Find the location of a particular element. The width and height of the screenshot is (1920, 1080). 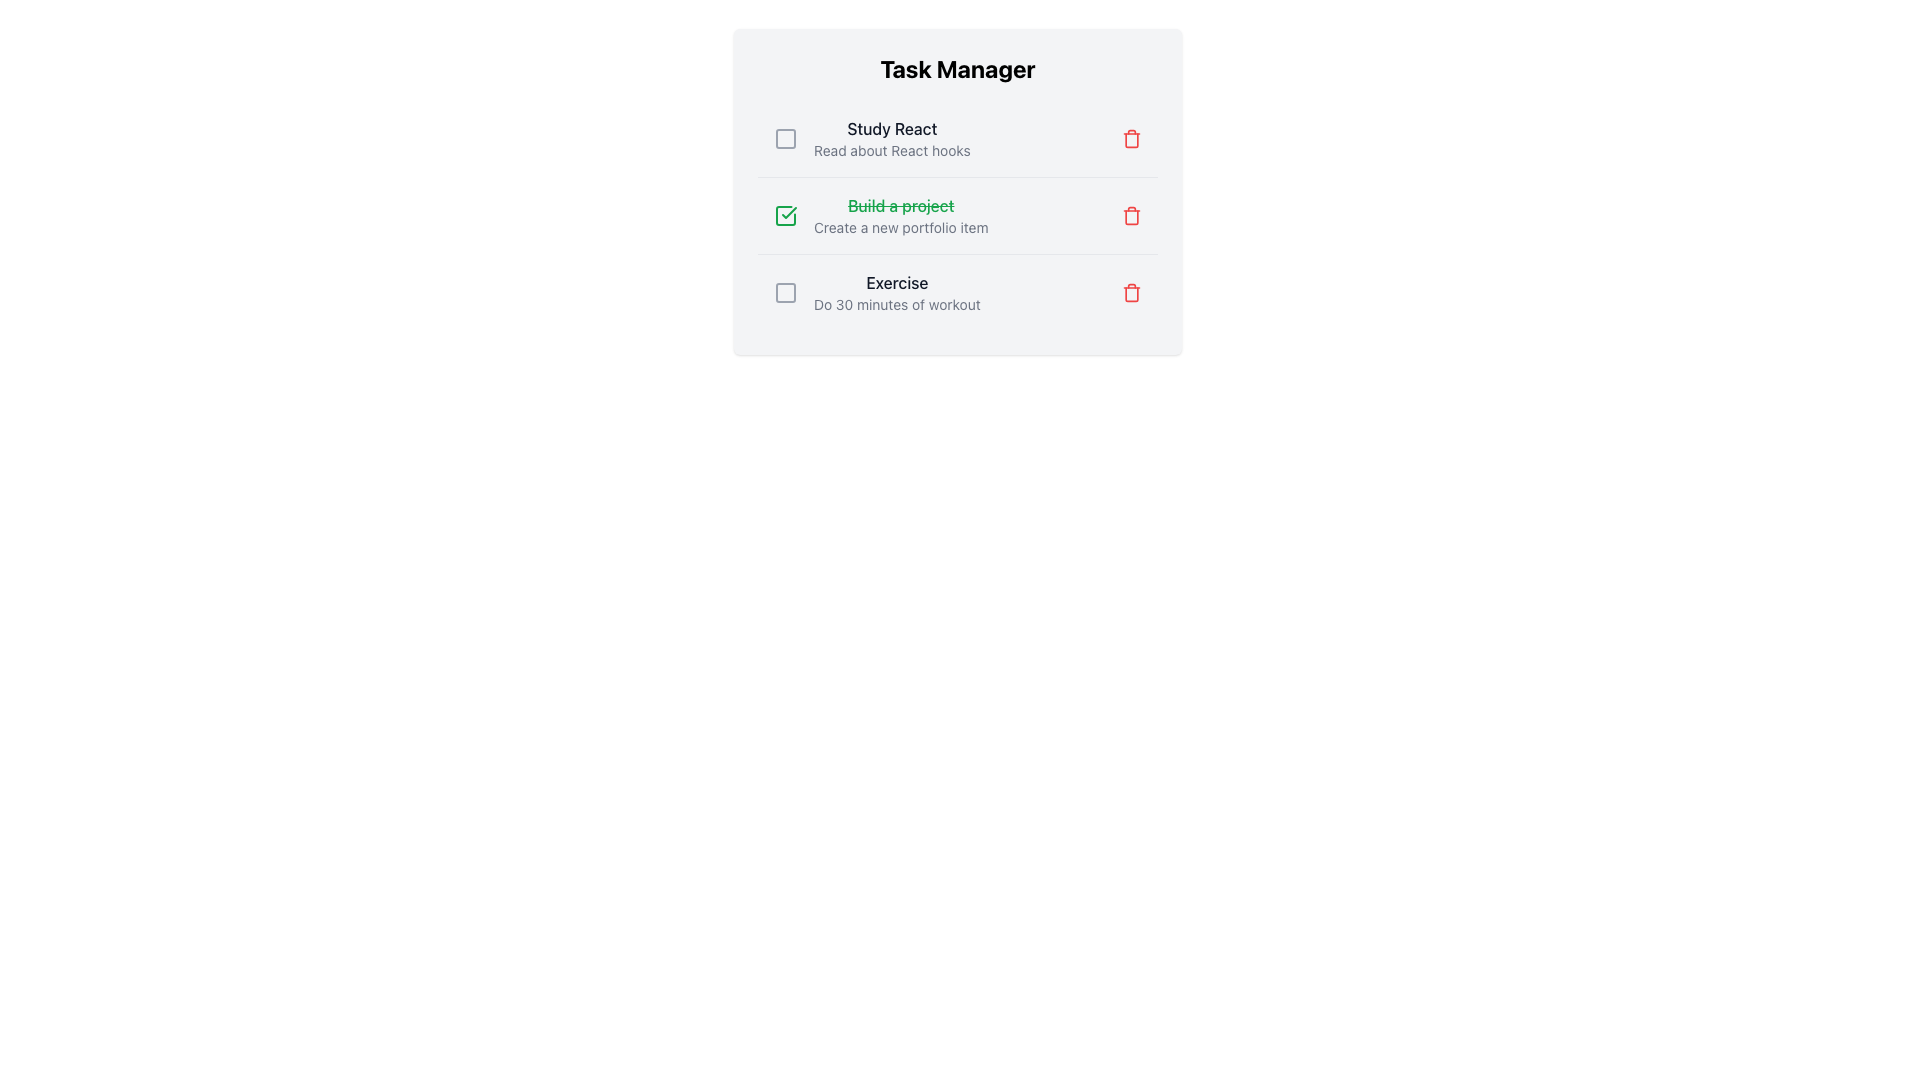

the text label that serves as the title for the exercise task, located in the lower section of the interface above the text 'Do 30 minutes of workout' is located at coordinates (896, 282).